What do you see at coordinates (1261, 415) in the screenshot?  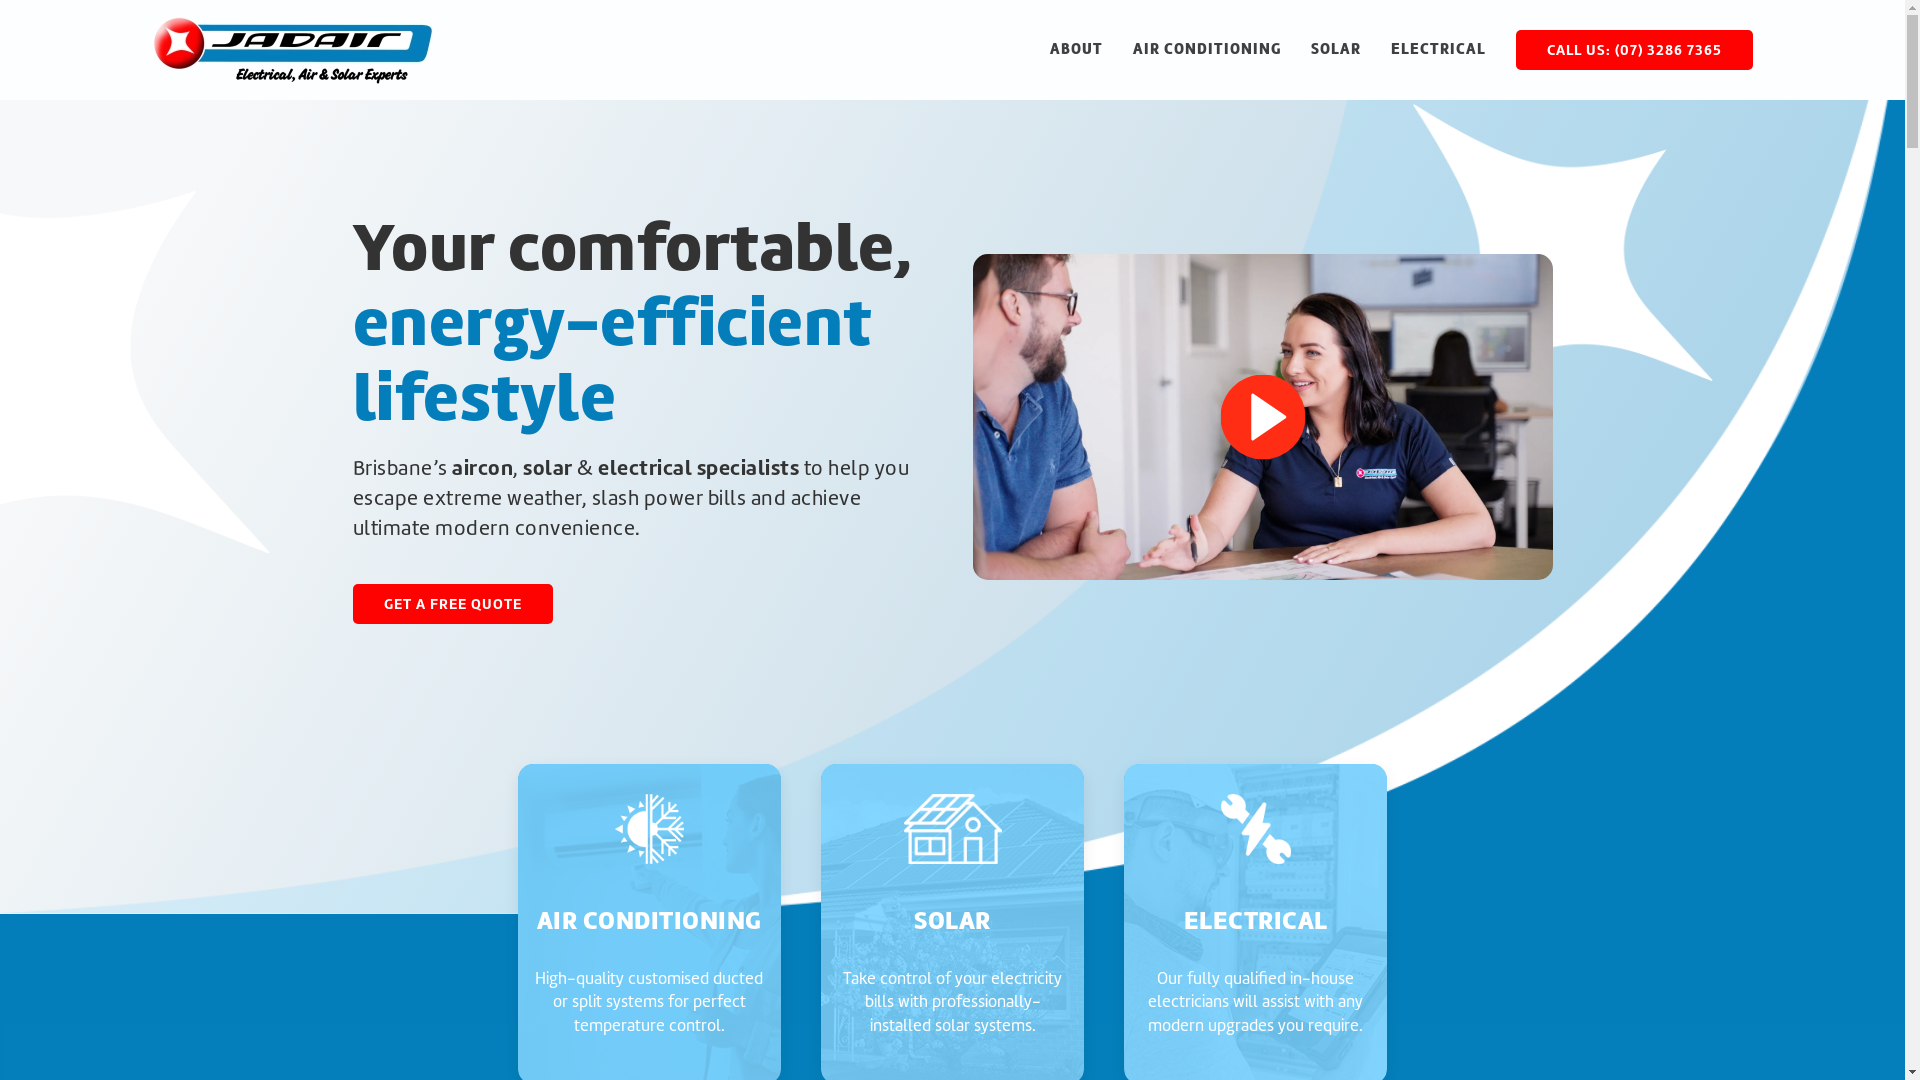 I see `'YouTube video player'` at bounding box center [1261, 415].